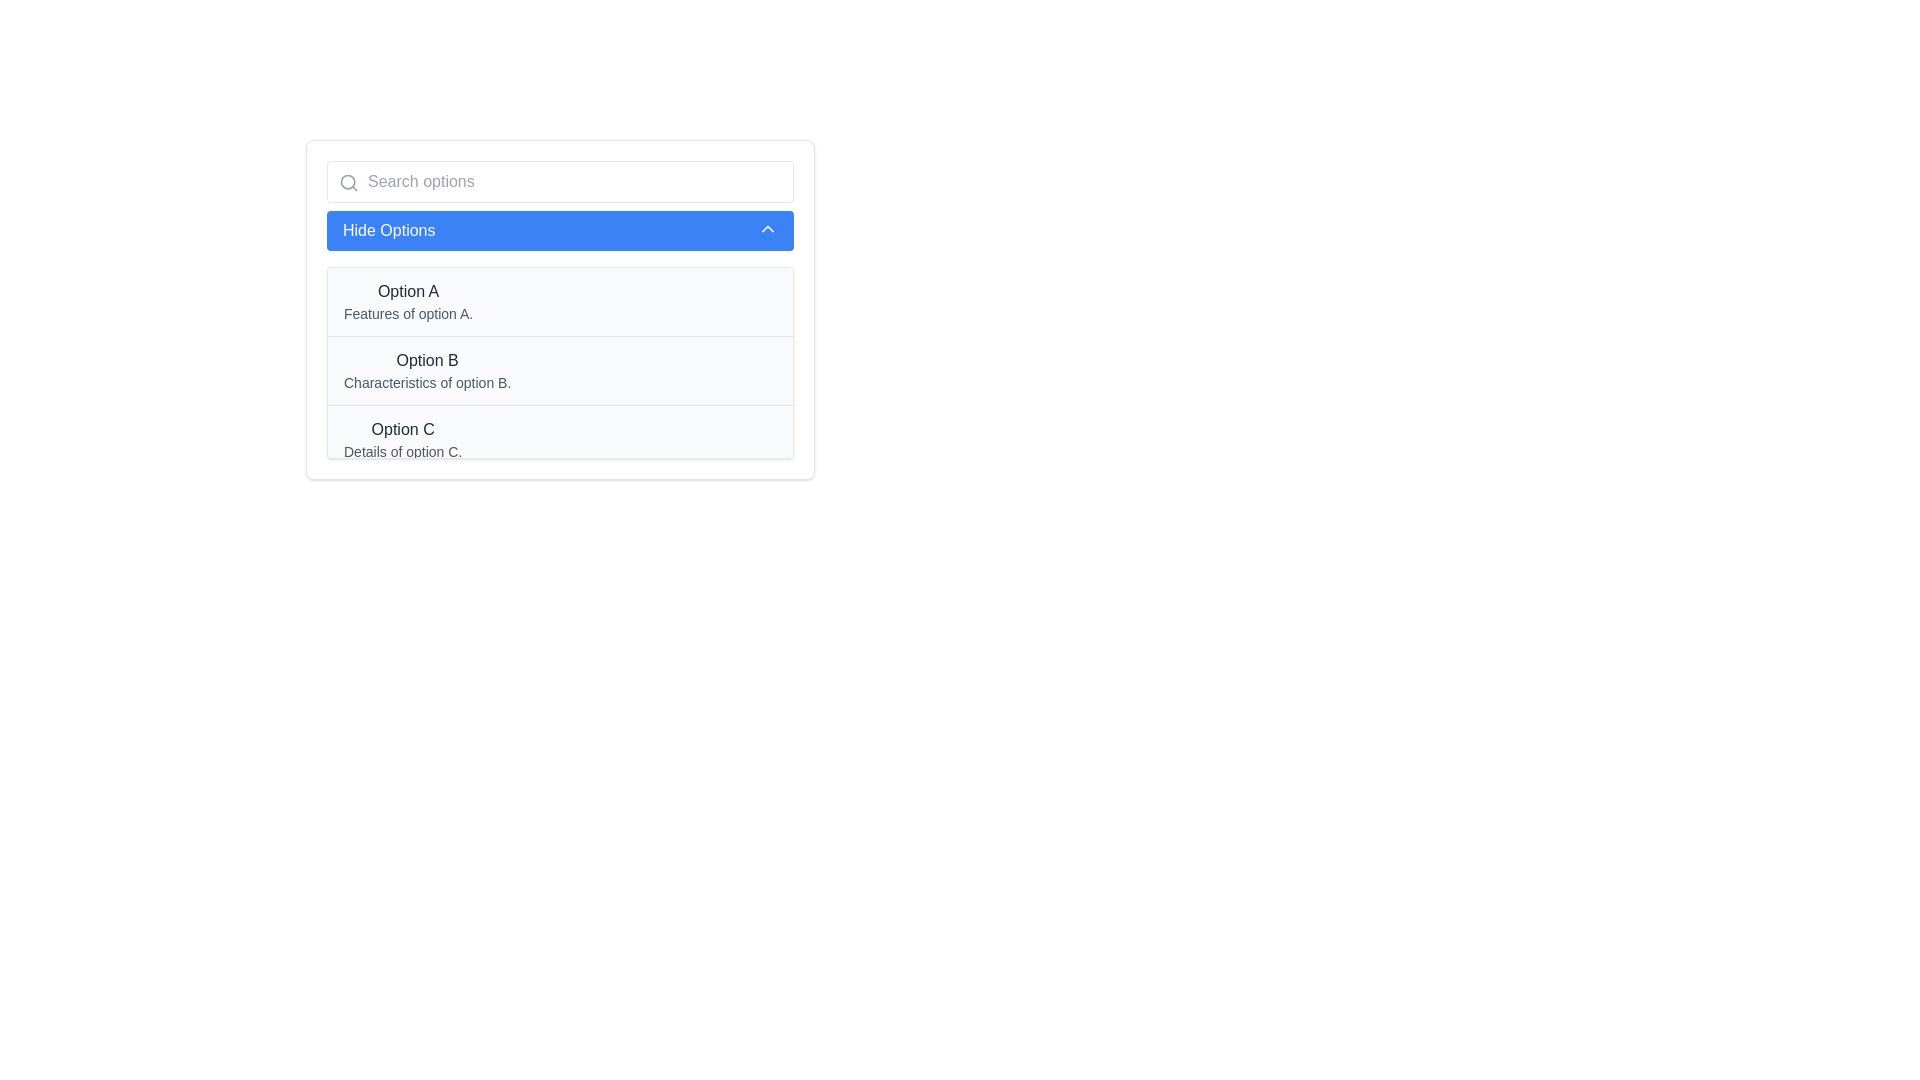 Image resolution: width=1920 pixels, height=1080 pixels. I want to click on the 'Option C' text label in the dropdown menu, so click(402, 428).